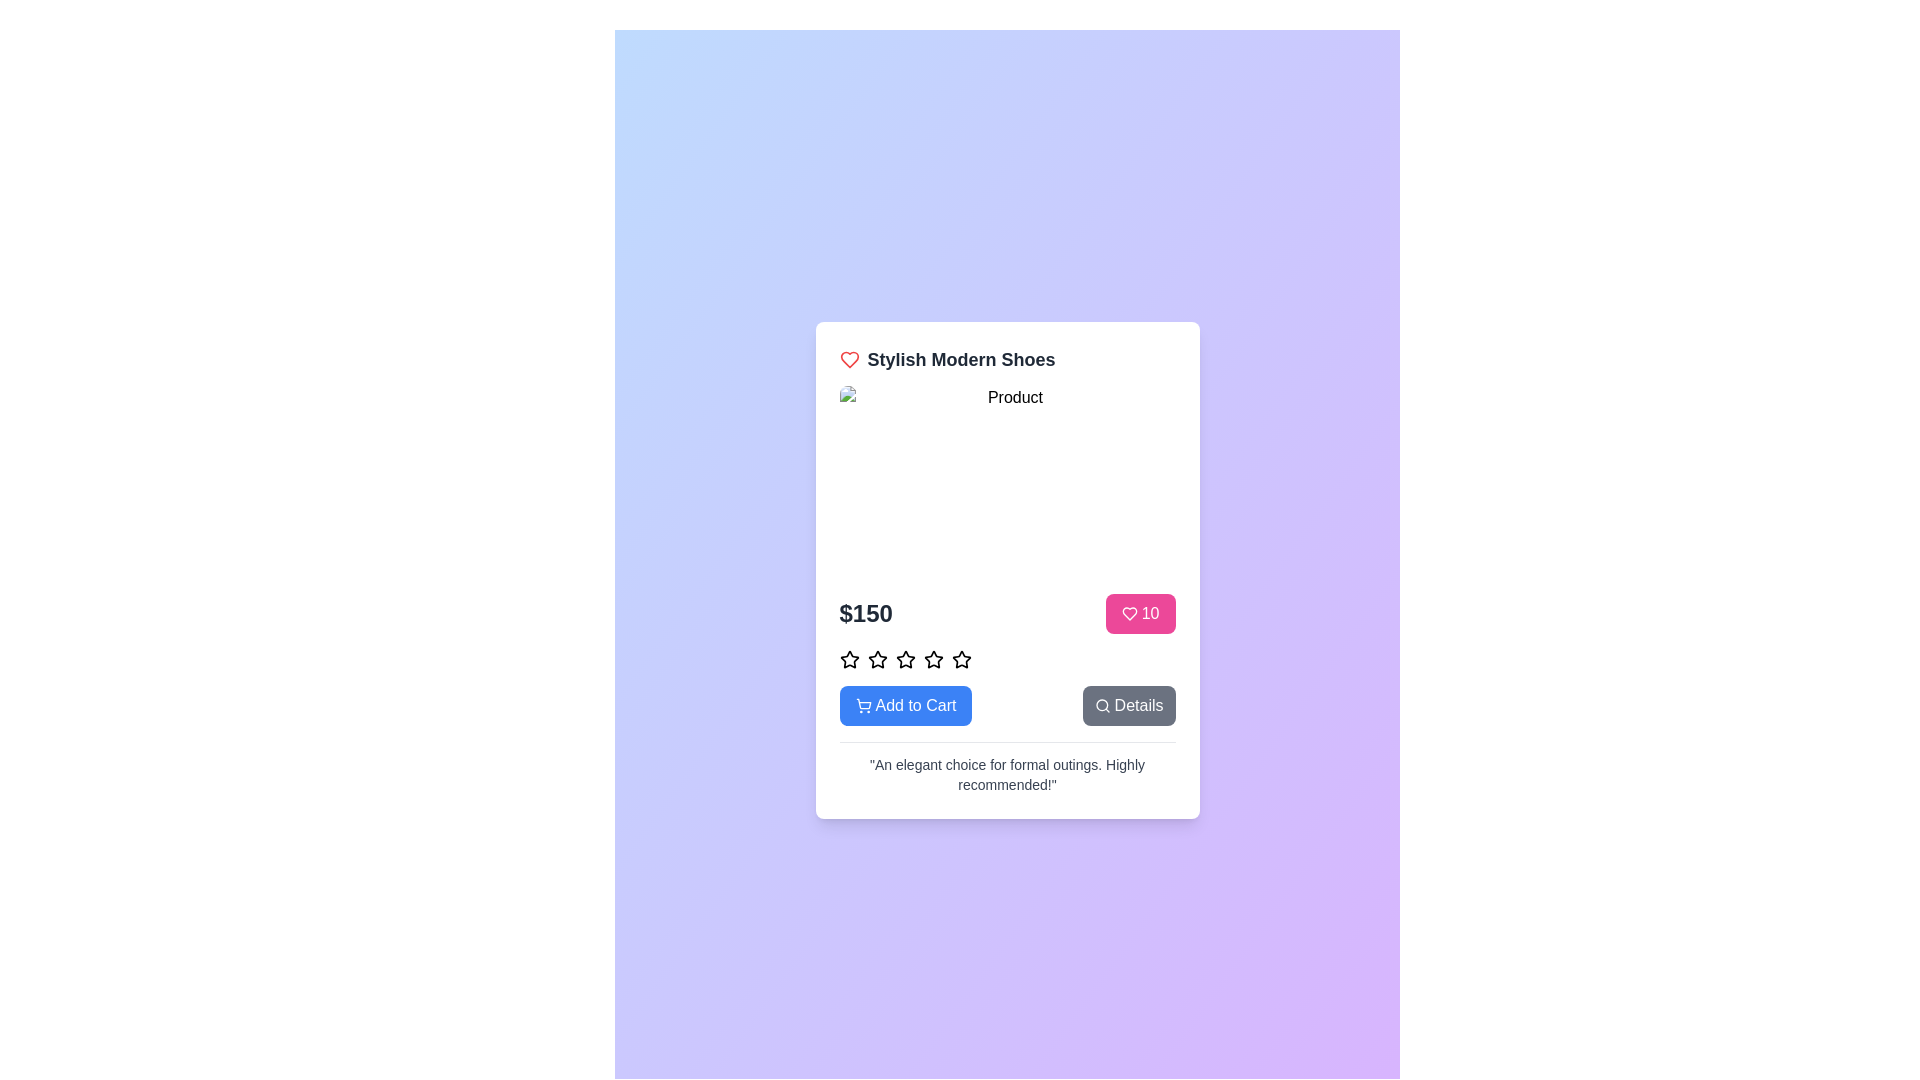 The width and height of the screenshot is (1920, 1080). What do you see at coordinates (1140, 612) in the screenshot?
I see `the pink button with a white heart icon and bold white text displaying '10' to increment the like count` at bounding box center [1140, 612].